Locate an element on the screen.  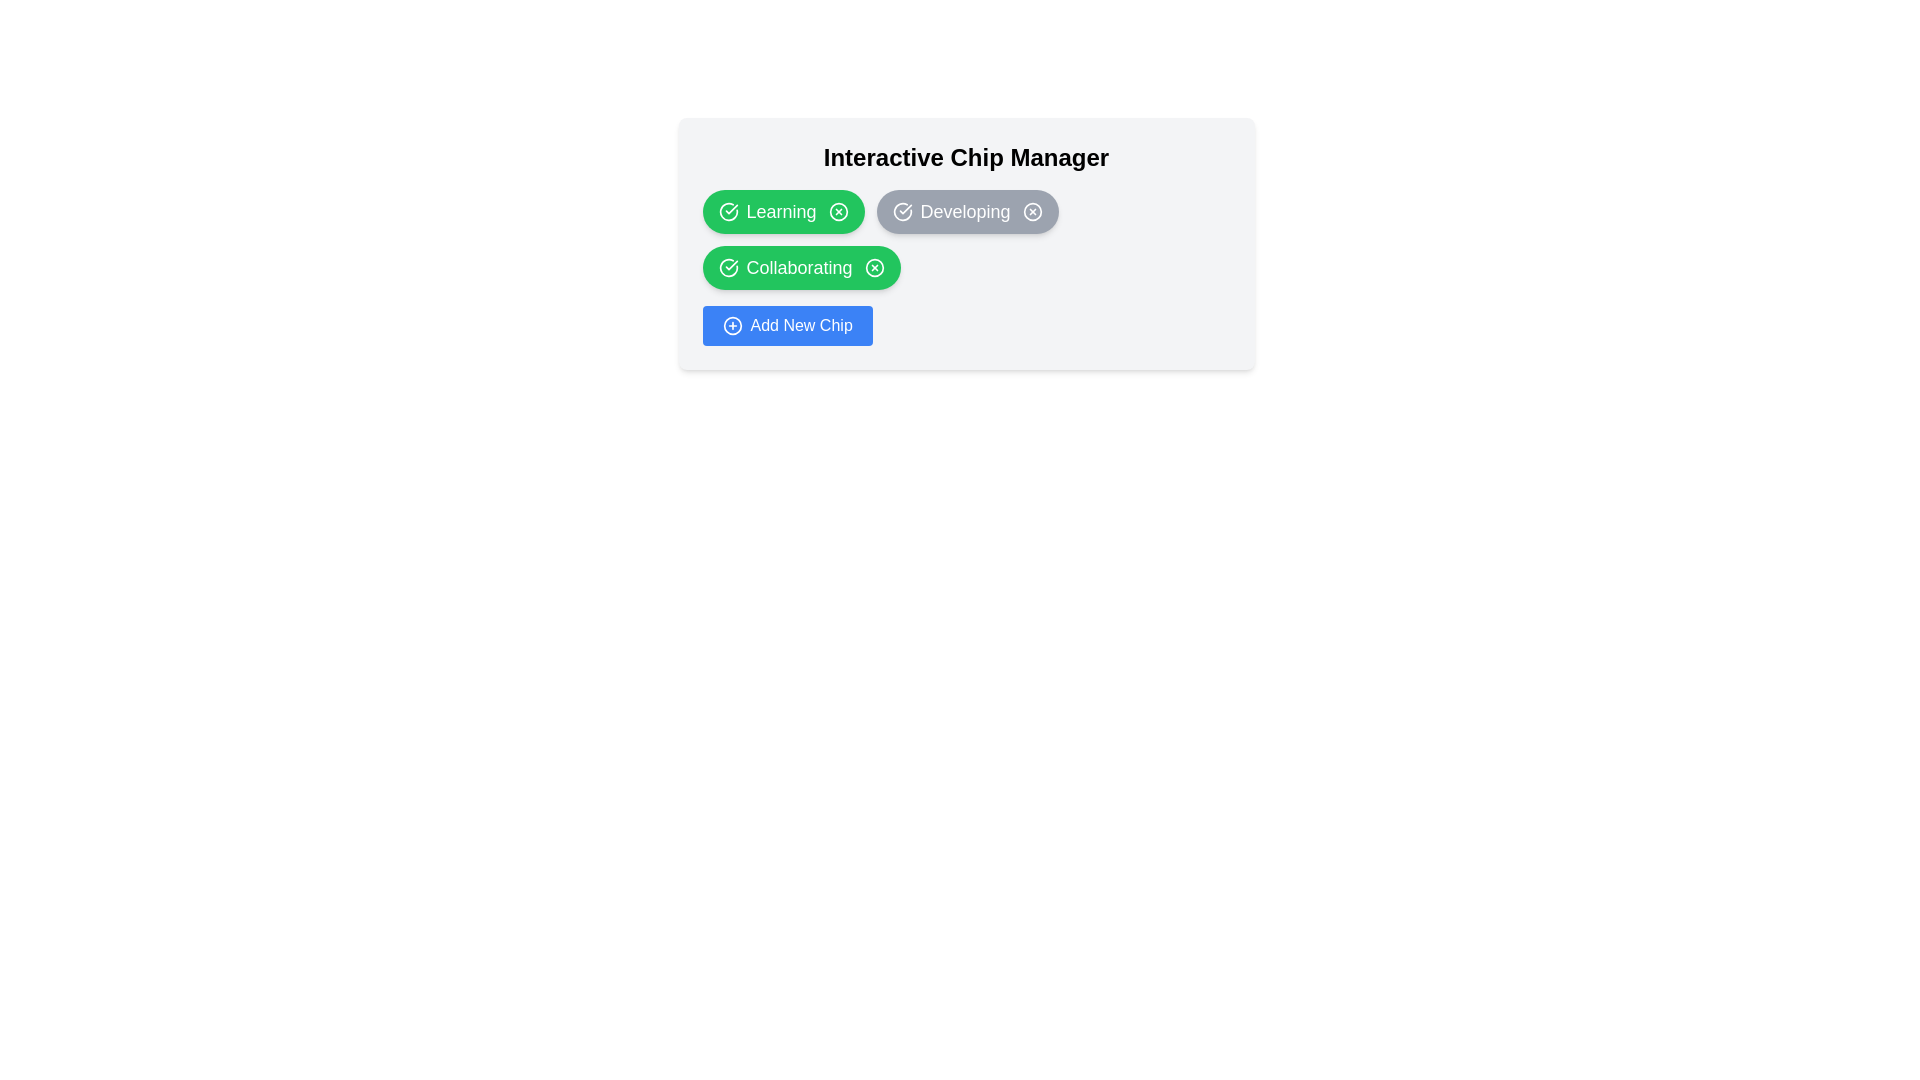
the text 'Collaborating' within the green rounded rectangular chip component is located at coordinates (798, 266).